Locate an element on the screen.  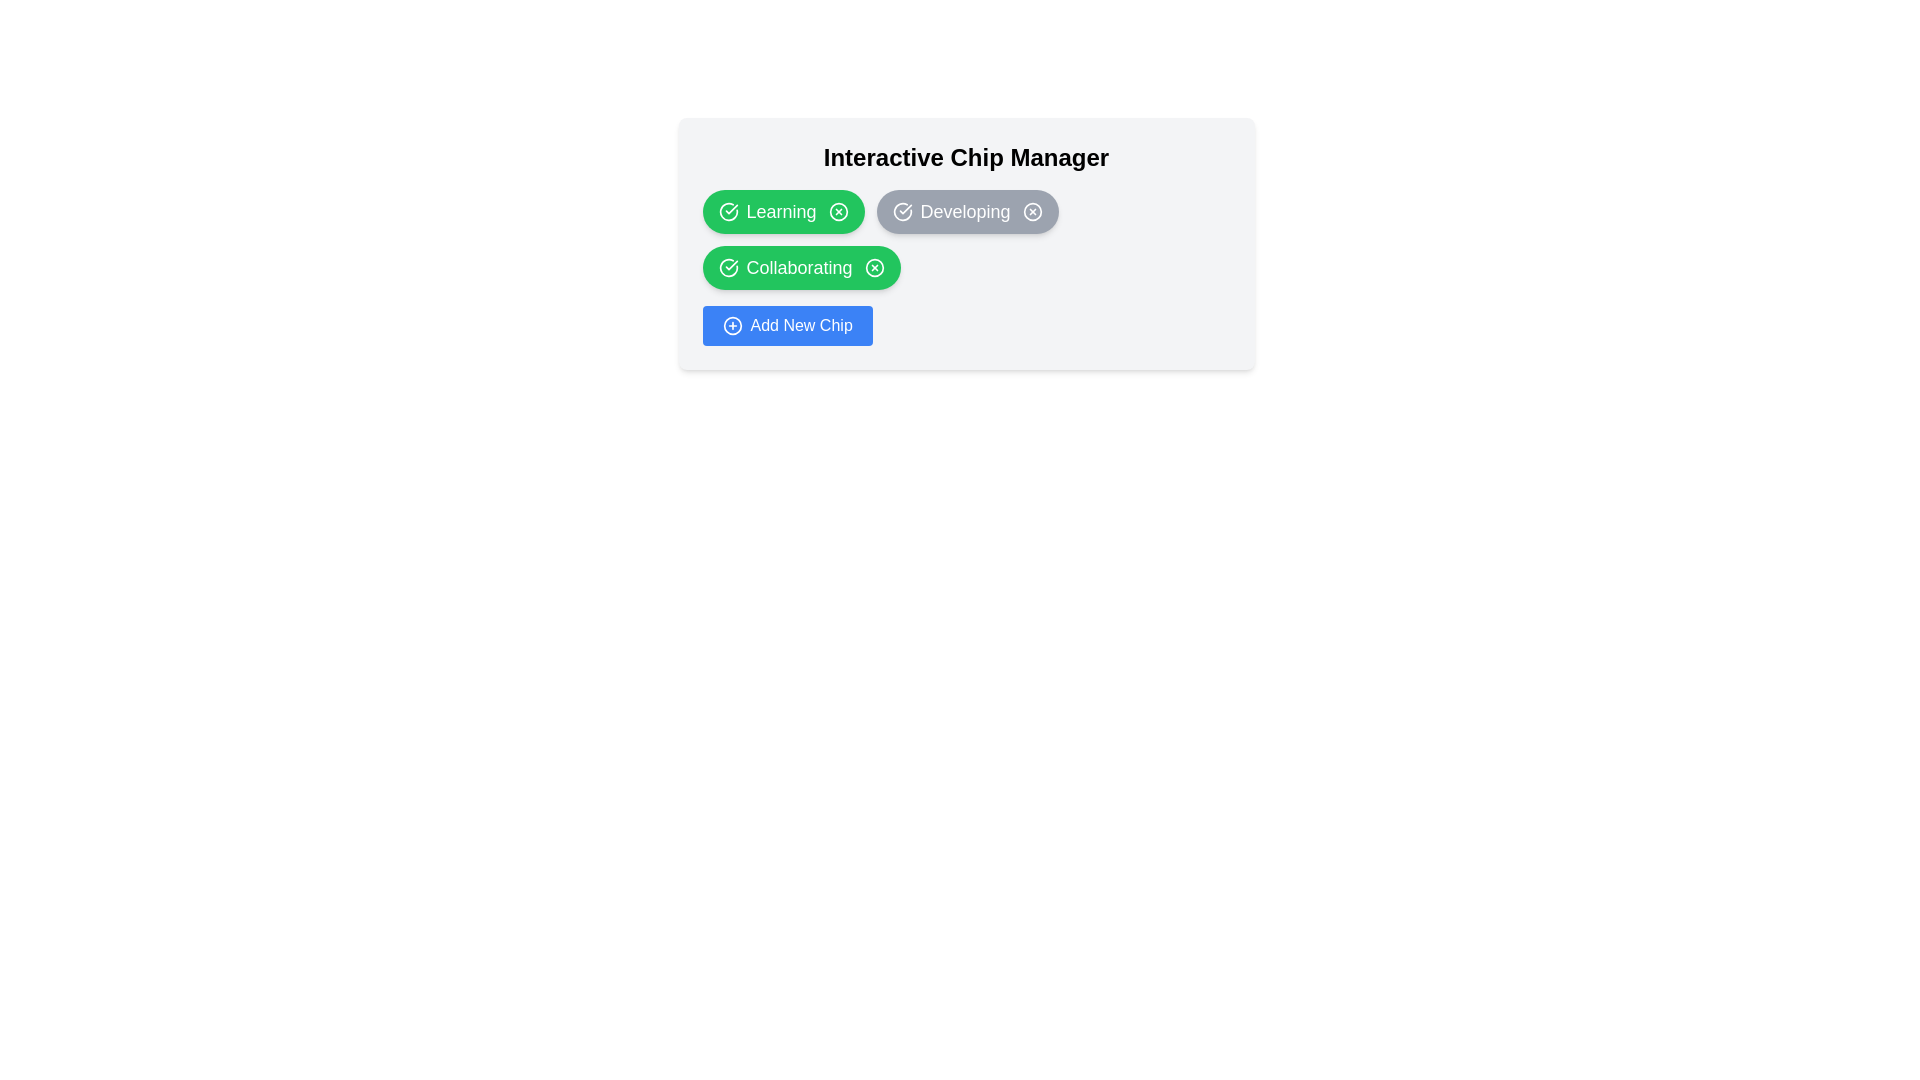
the text 'Collaborating' within the green rounded rectangular chip component is located at coordinates (798, 266).